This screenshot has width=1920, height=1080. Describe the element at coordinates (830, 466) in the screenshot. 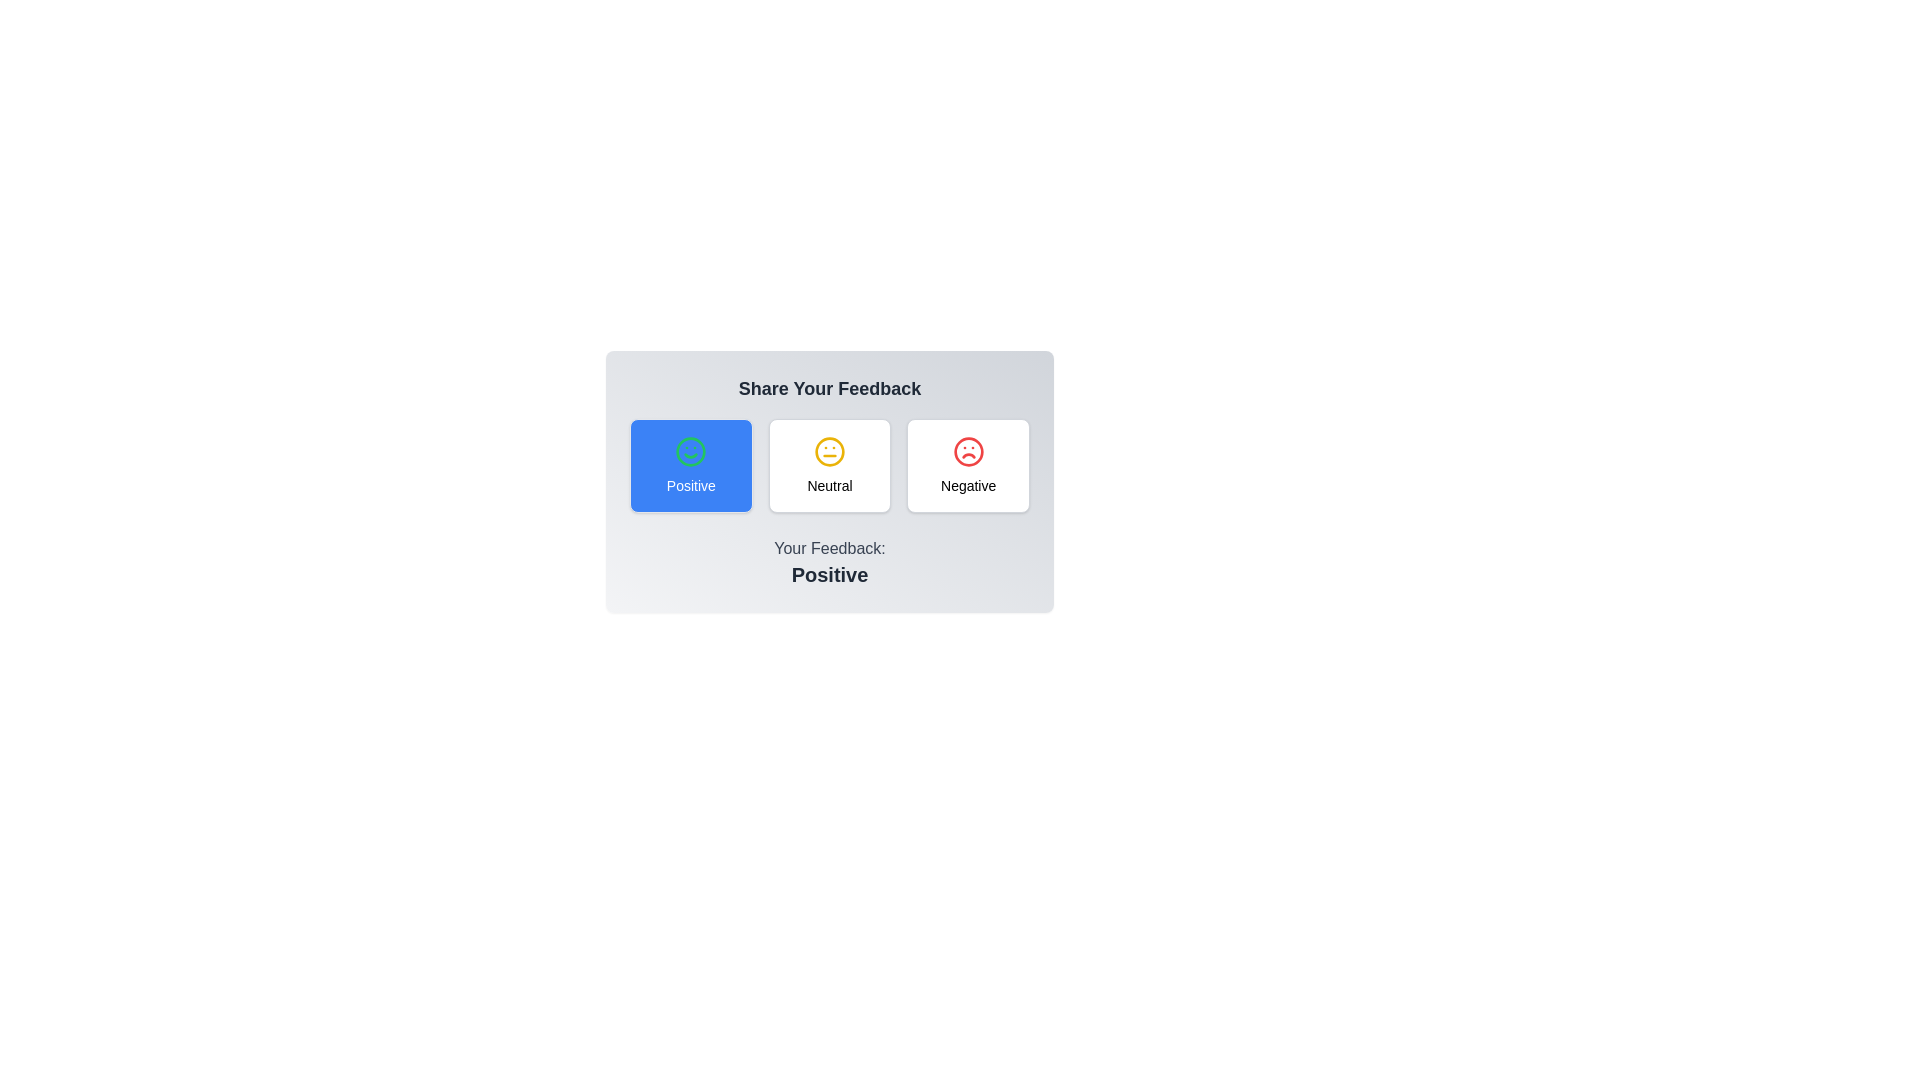

I see `the feedback option Neutral for accessibility testing` at that location.